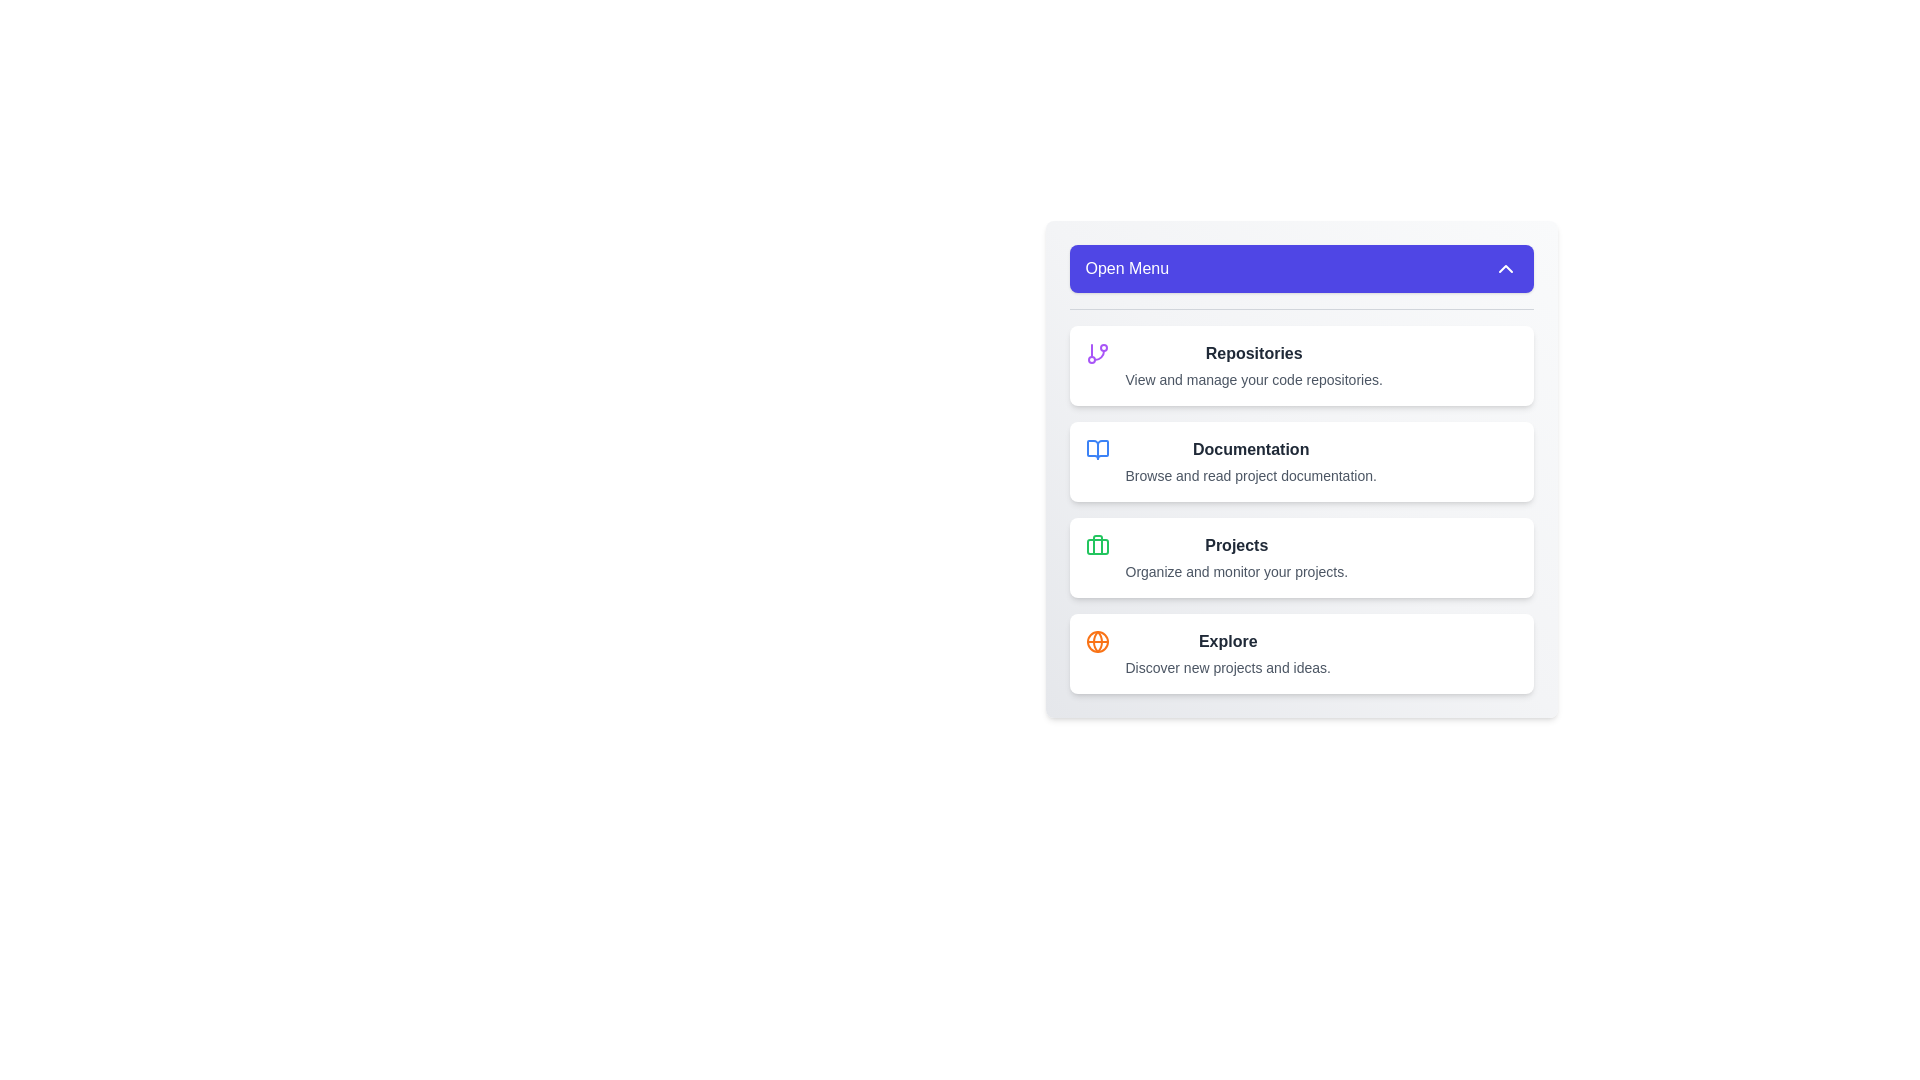 The width and height of the screenshot is (1920, 1080). I want to click on the 'Documentation' icon, which is a visual indicator located to the left of the text 'Documentation' within the menu panel, so click(1096, 450).